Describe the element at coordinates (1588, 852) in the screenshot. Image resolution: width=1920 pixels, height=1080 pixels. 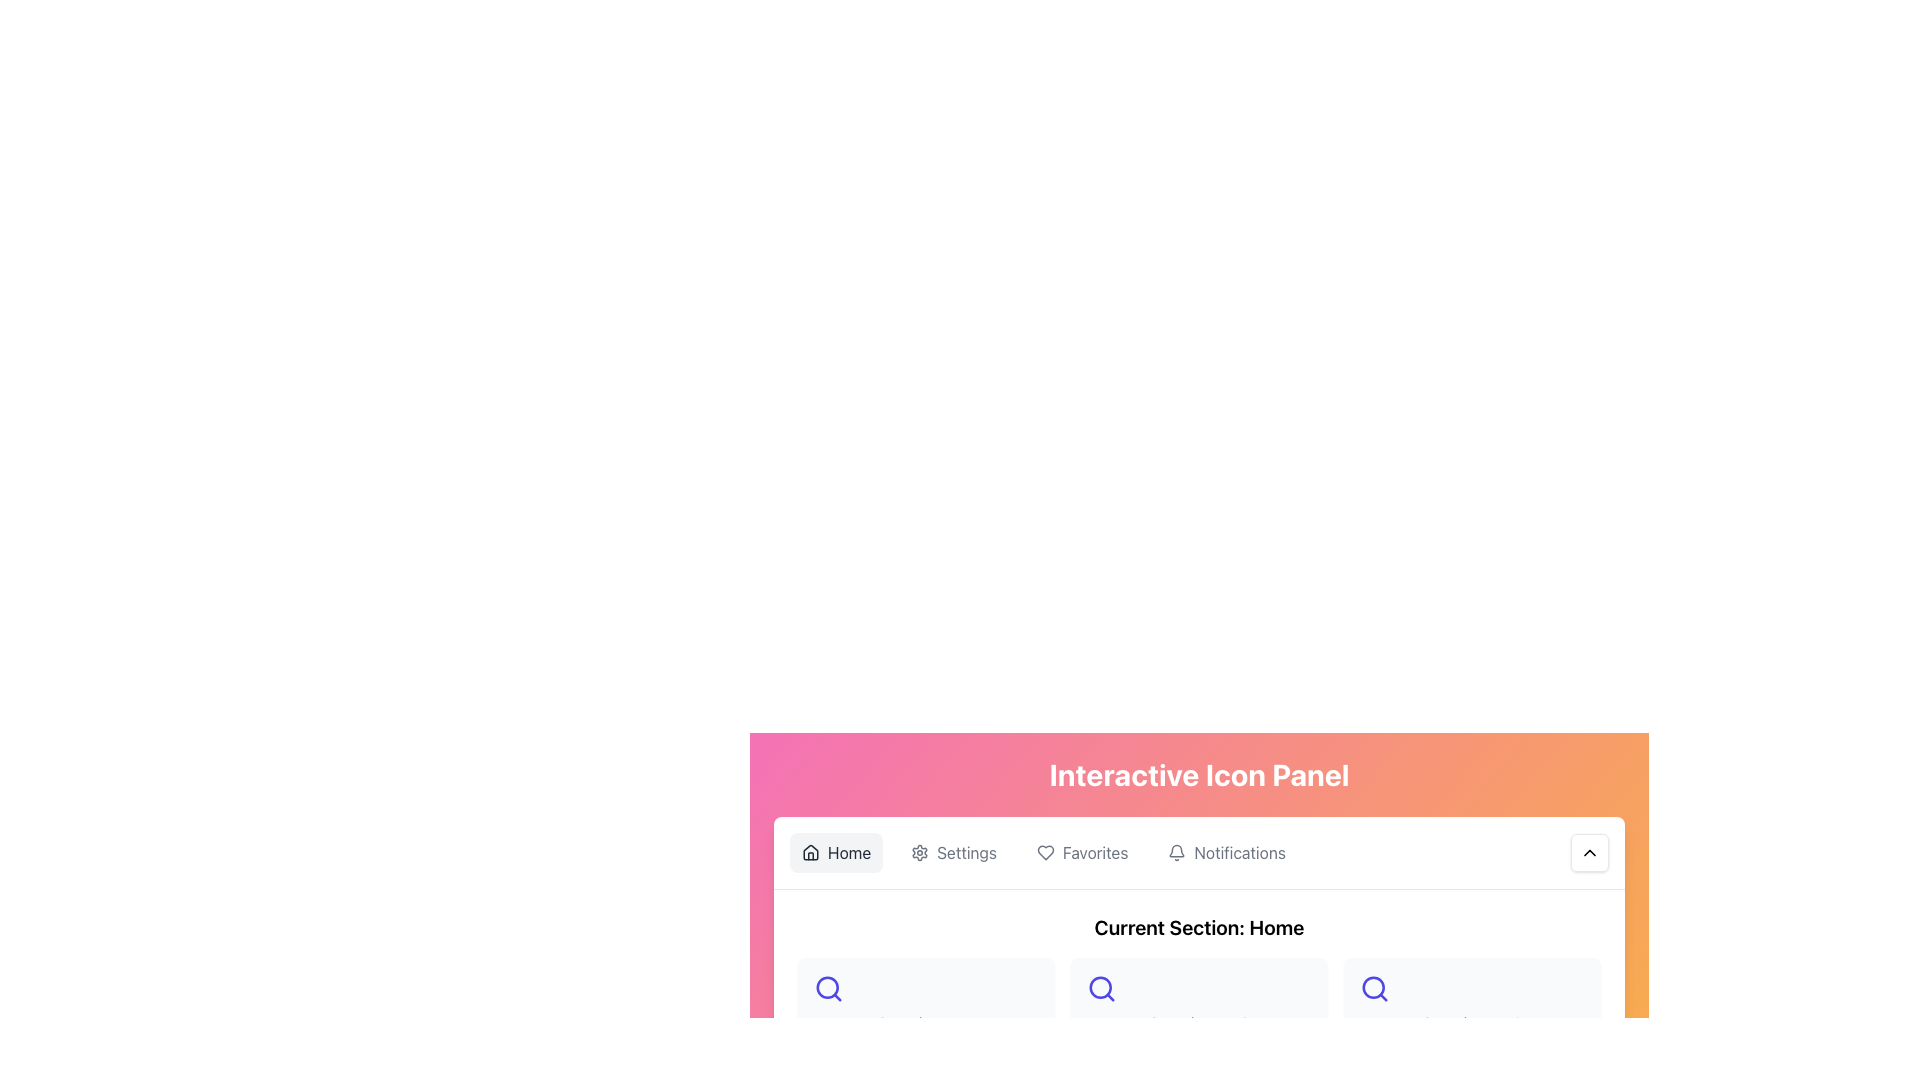
I see `the interactive icon located at the top right corner of the panel` at that location.